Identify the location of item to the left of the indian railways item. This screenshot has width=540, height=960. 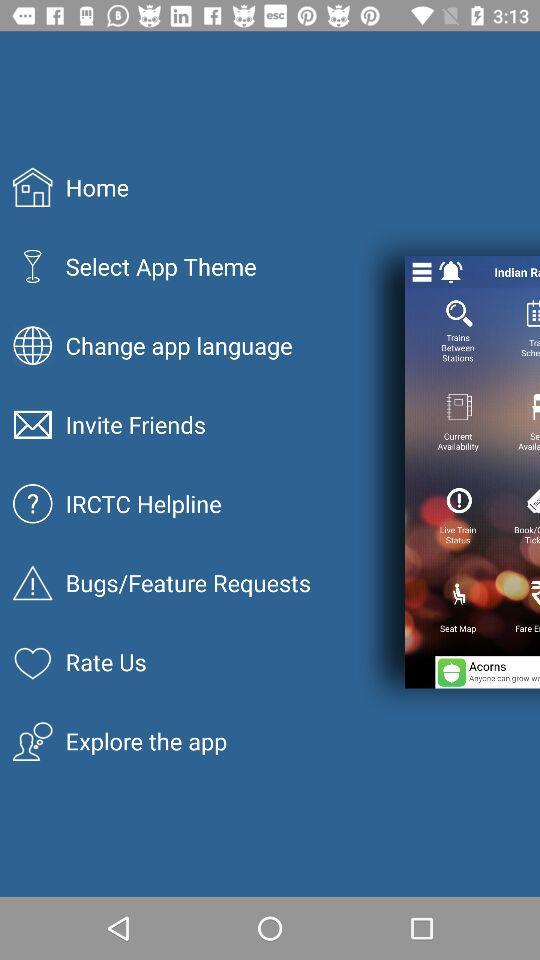
(451, 271).